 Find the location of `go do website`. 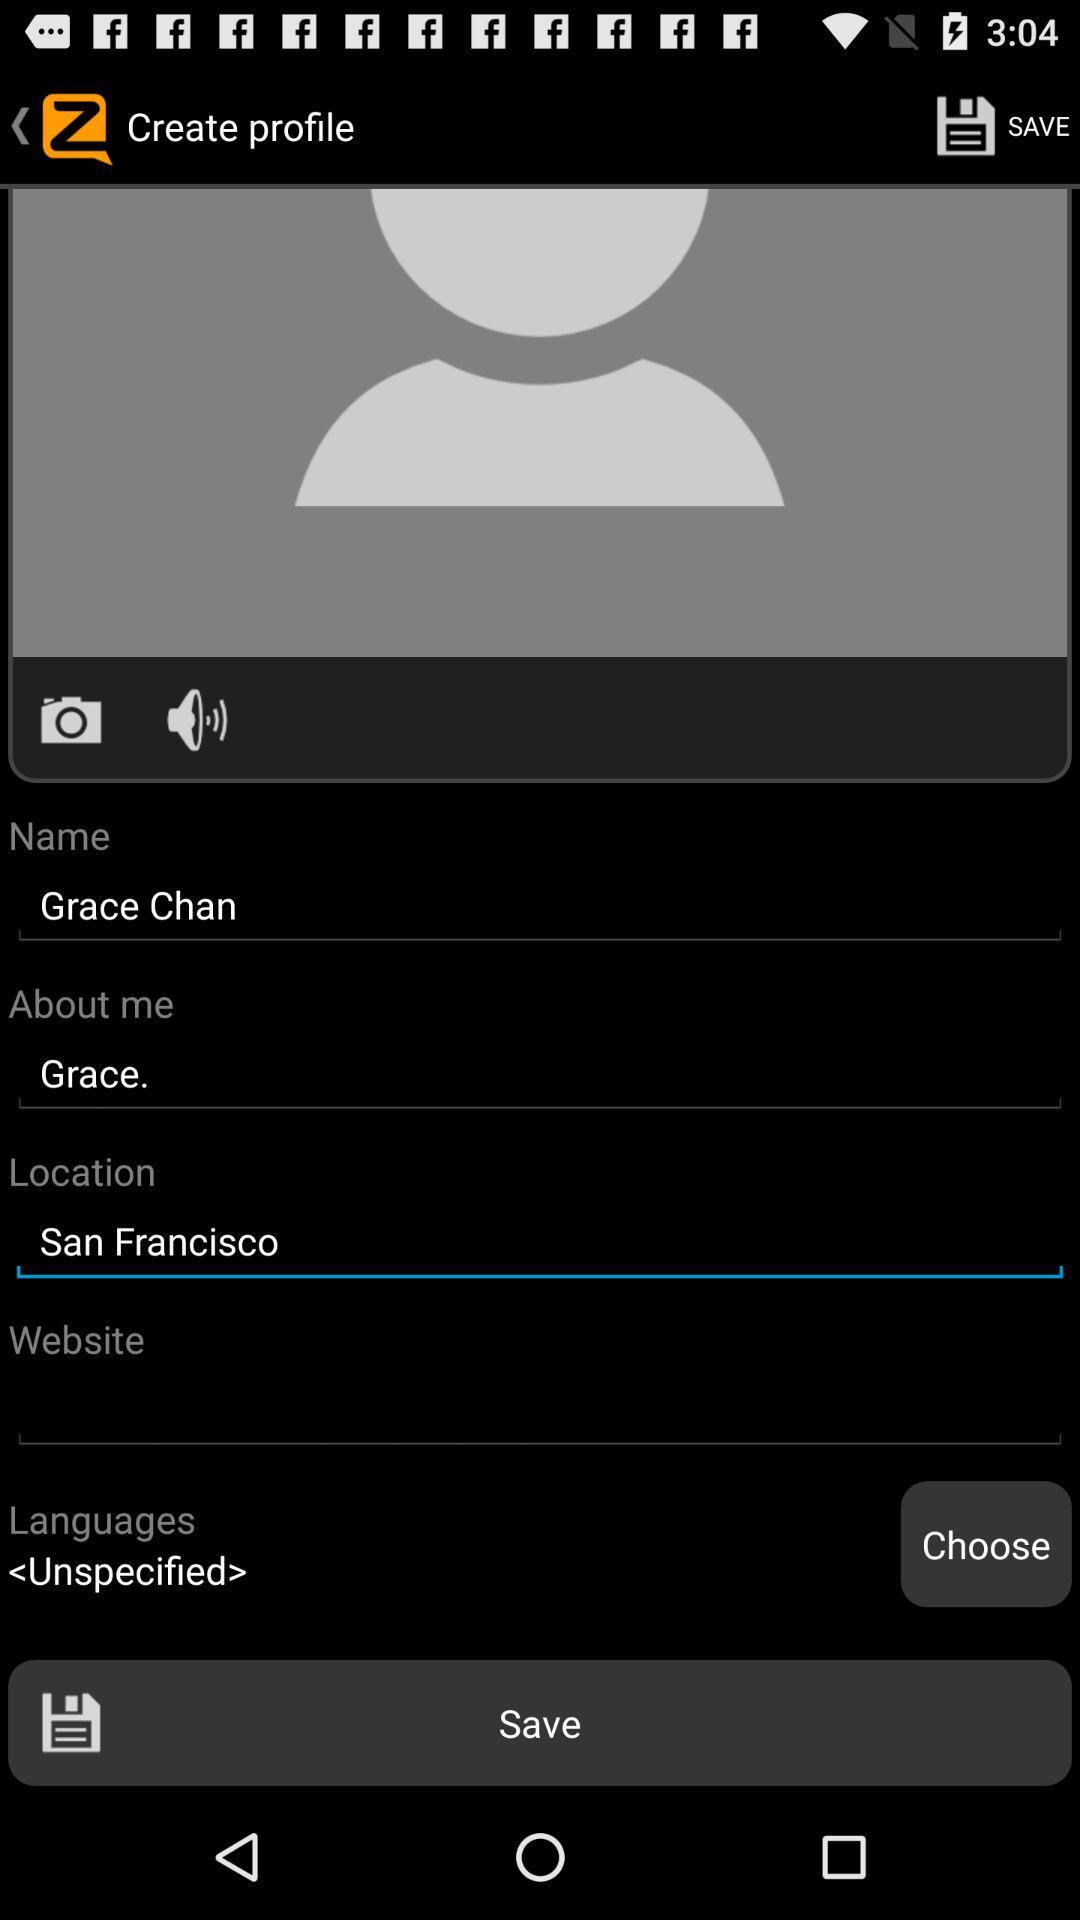

go do website is located at coordinates (540, 1408).